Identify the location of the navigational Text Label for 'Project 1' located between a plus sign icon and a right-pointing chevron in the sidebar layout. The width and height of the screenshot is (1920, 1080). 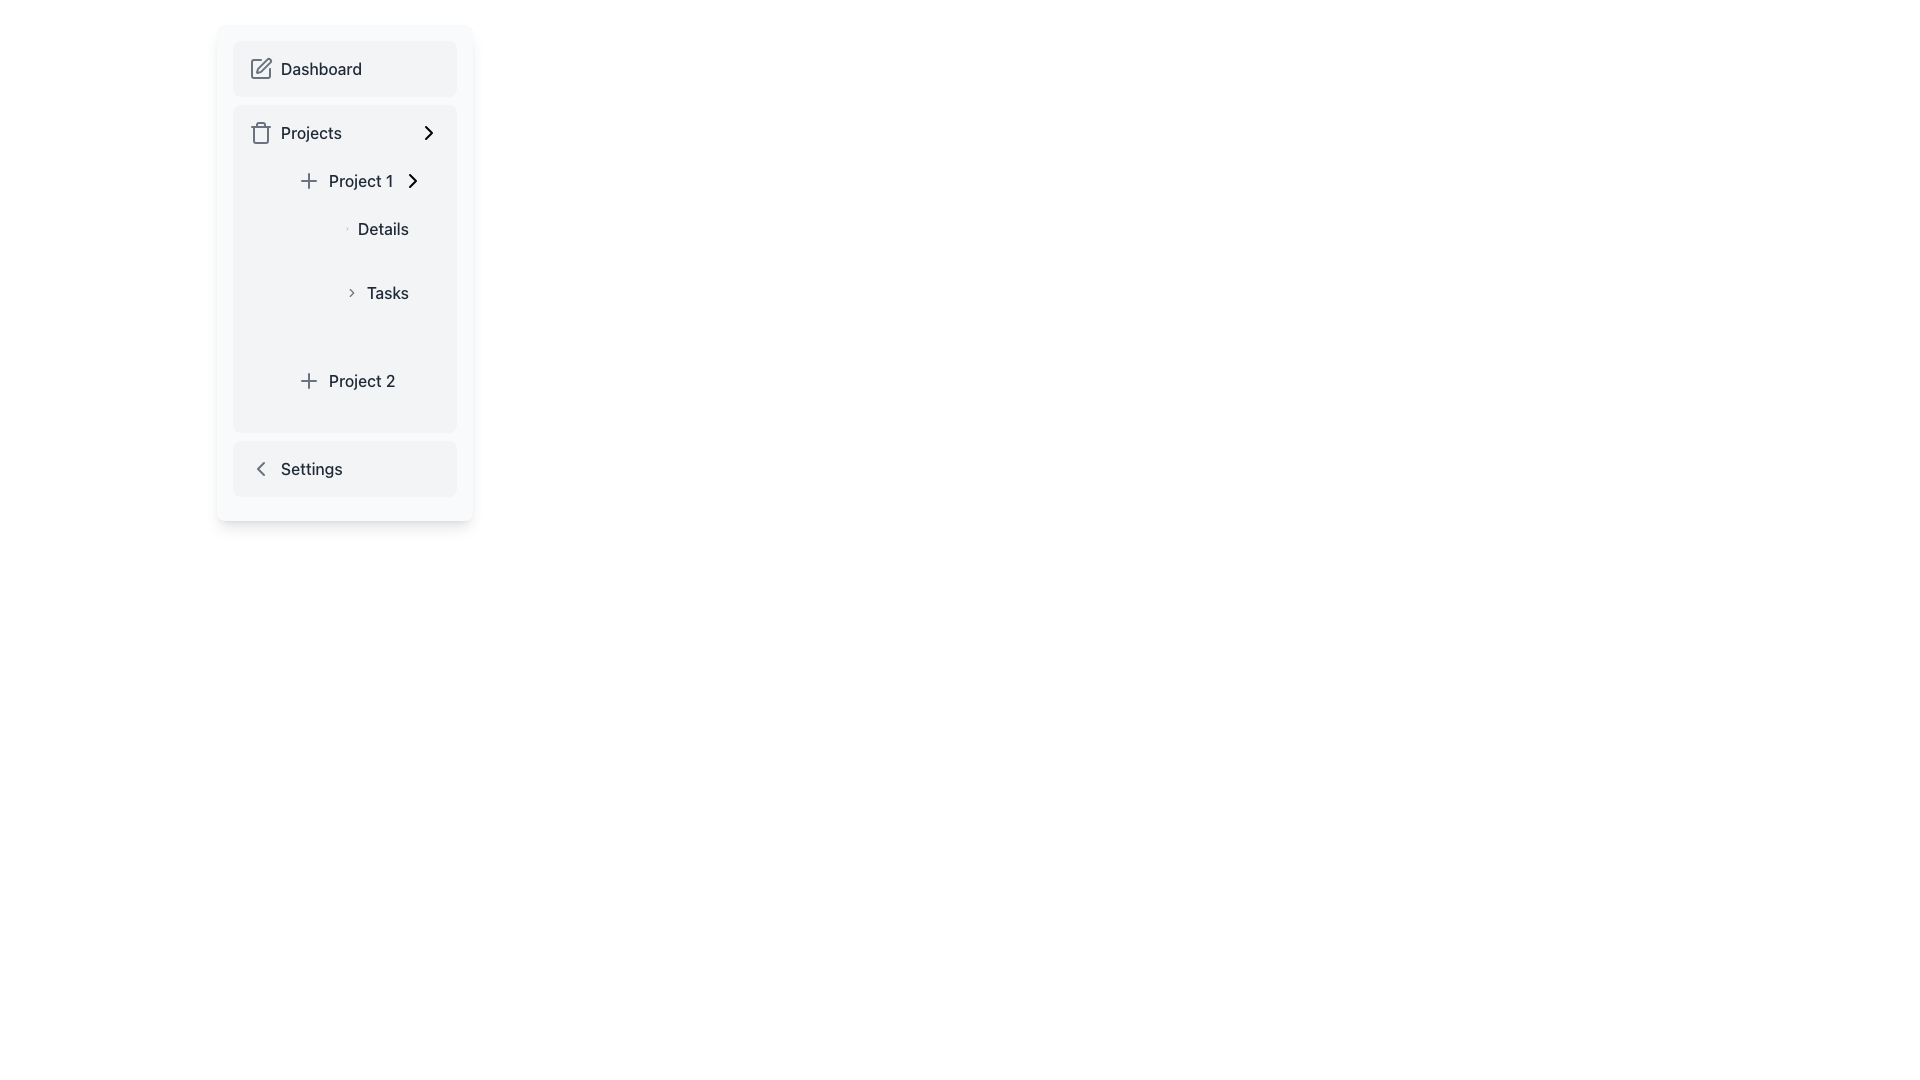
(361, 181).